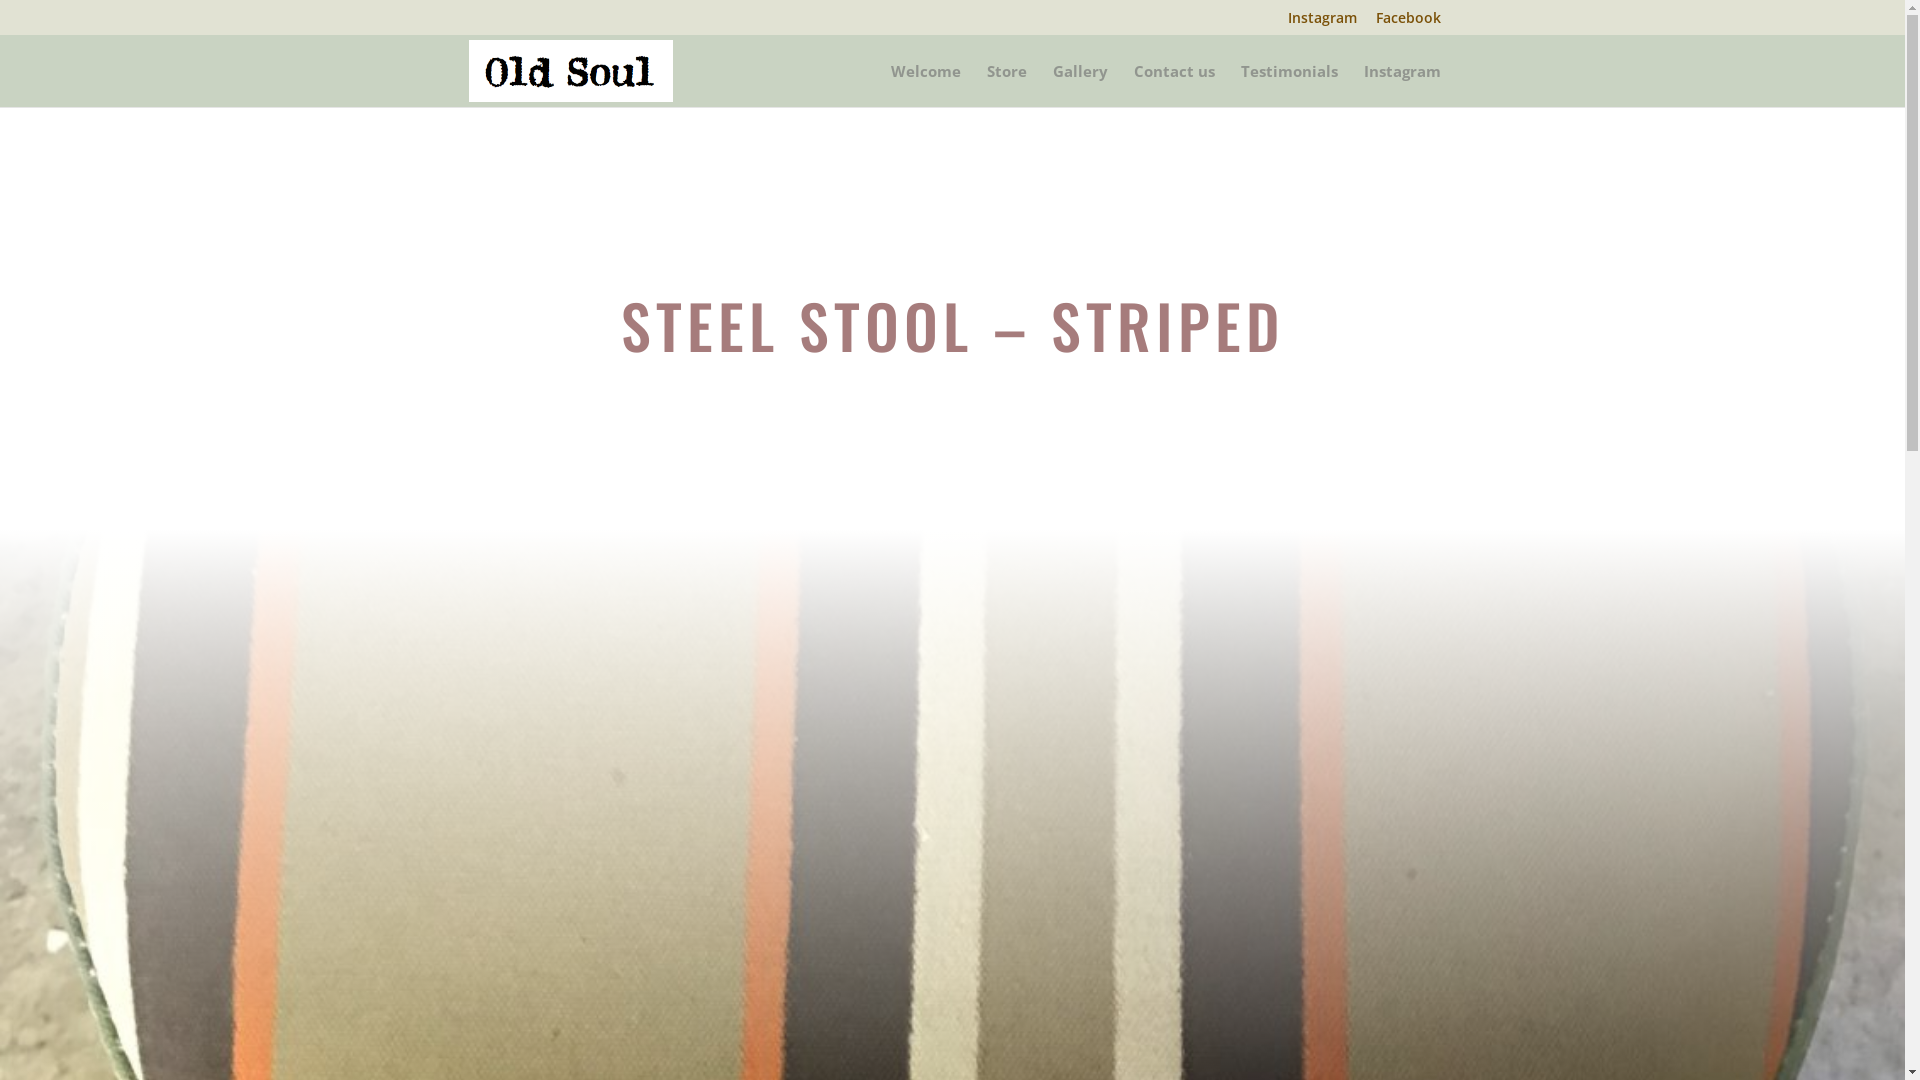 The image size is (1920, 1080). Describe the element at coordinates (1174, 84) in the screenshot. I see `'Contact us'` at that location.